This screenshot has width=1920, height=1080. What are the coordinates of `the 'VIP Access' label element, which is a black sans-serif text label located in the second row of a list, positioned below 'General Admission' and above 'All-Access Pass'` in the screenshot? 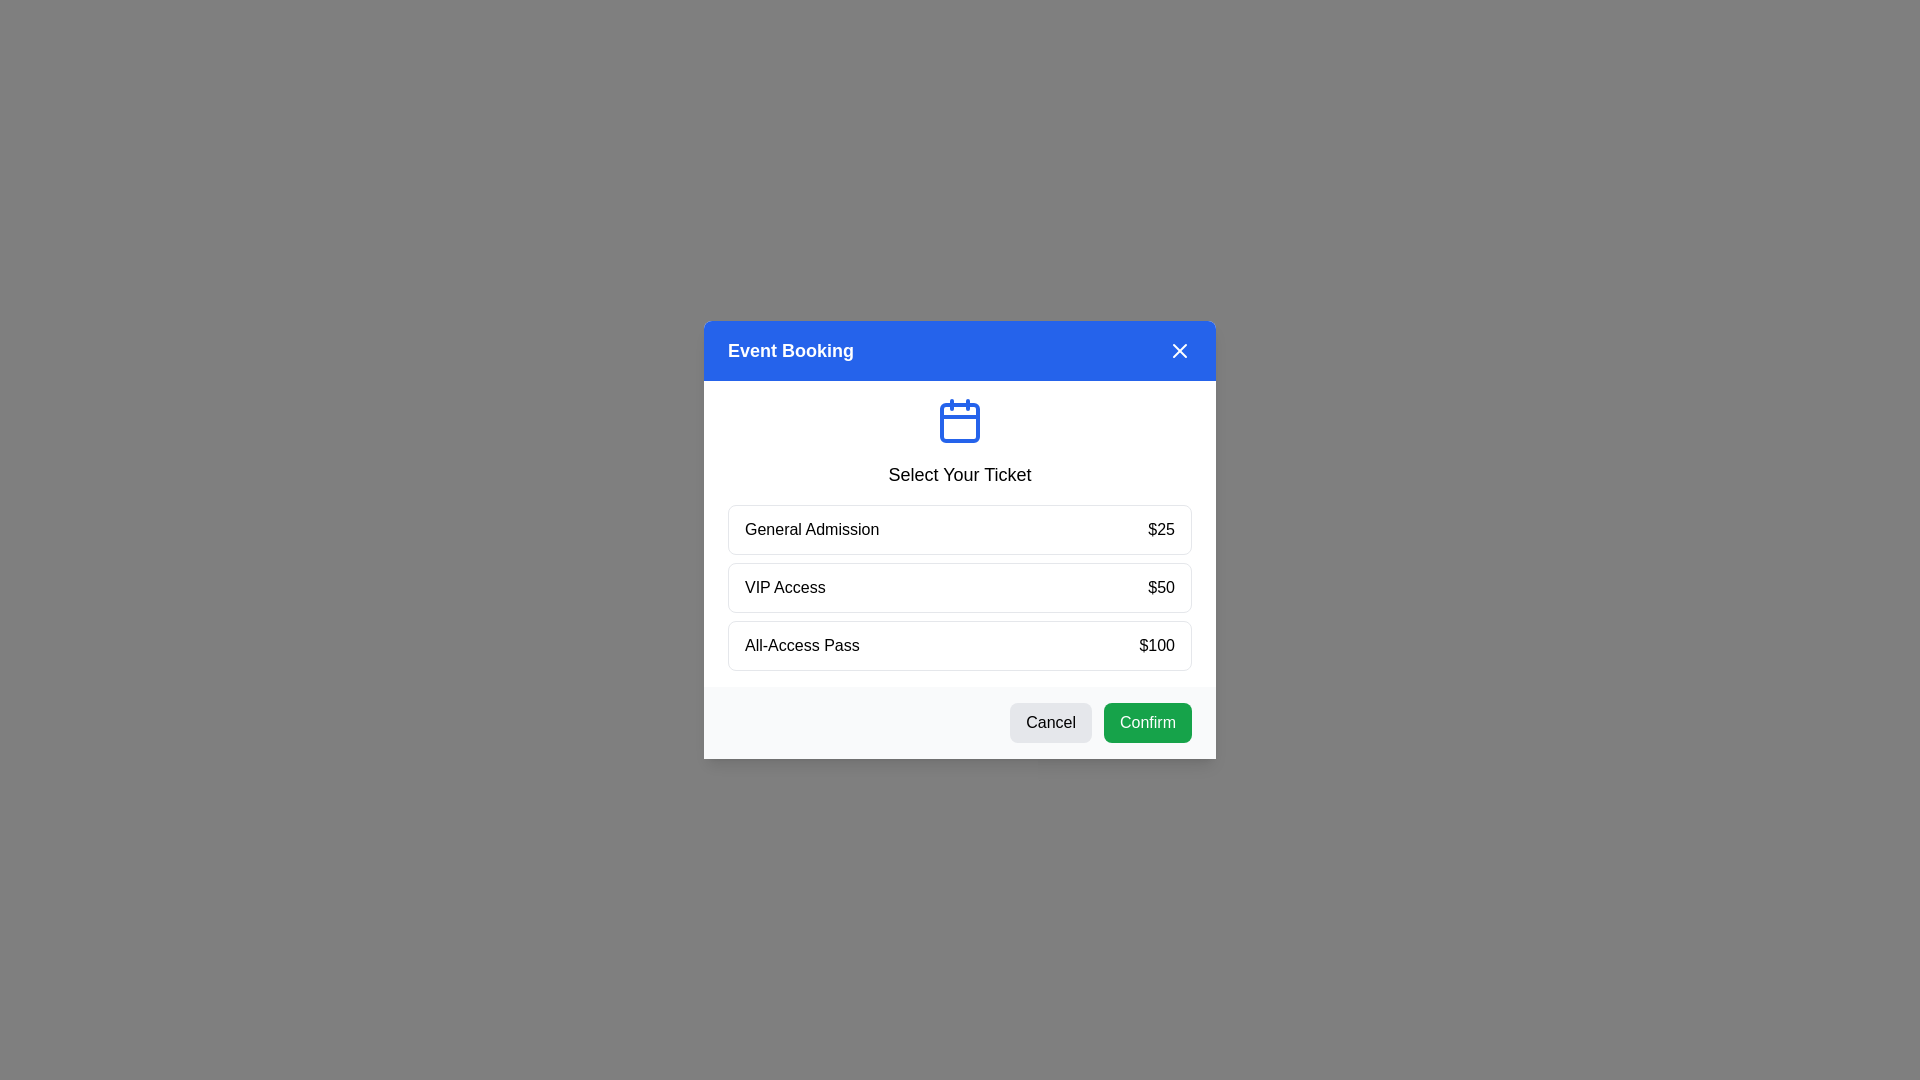 It's located at (784, 586).